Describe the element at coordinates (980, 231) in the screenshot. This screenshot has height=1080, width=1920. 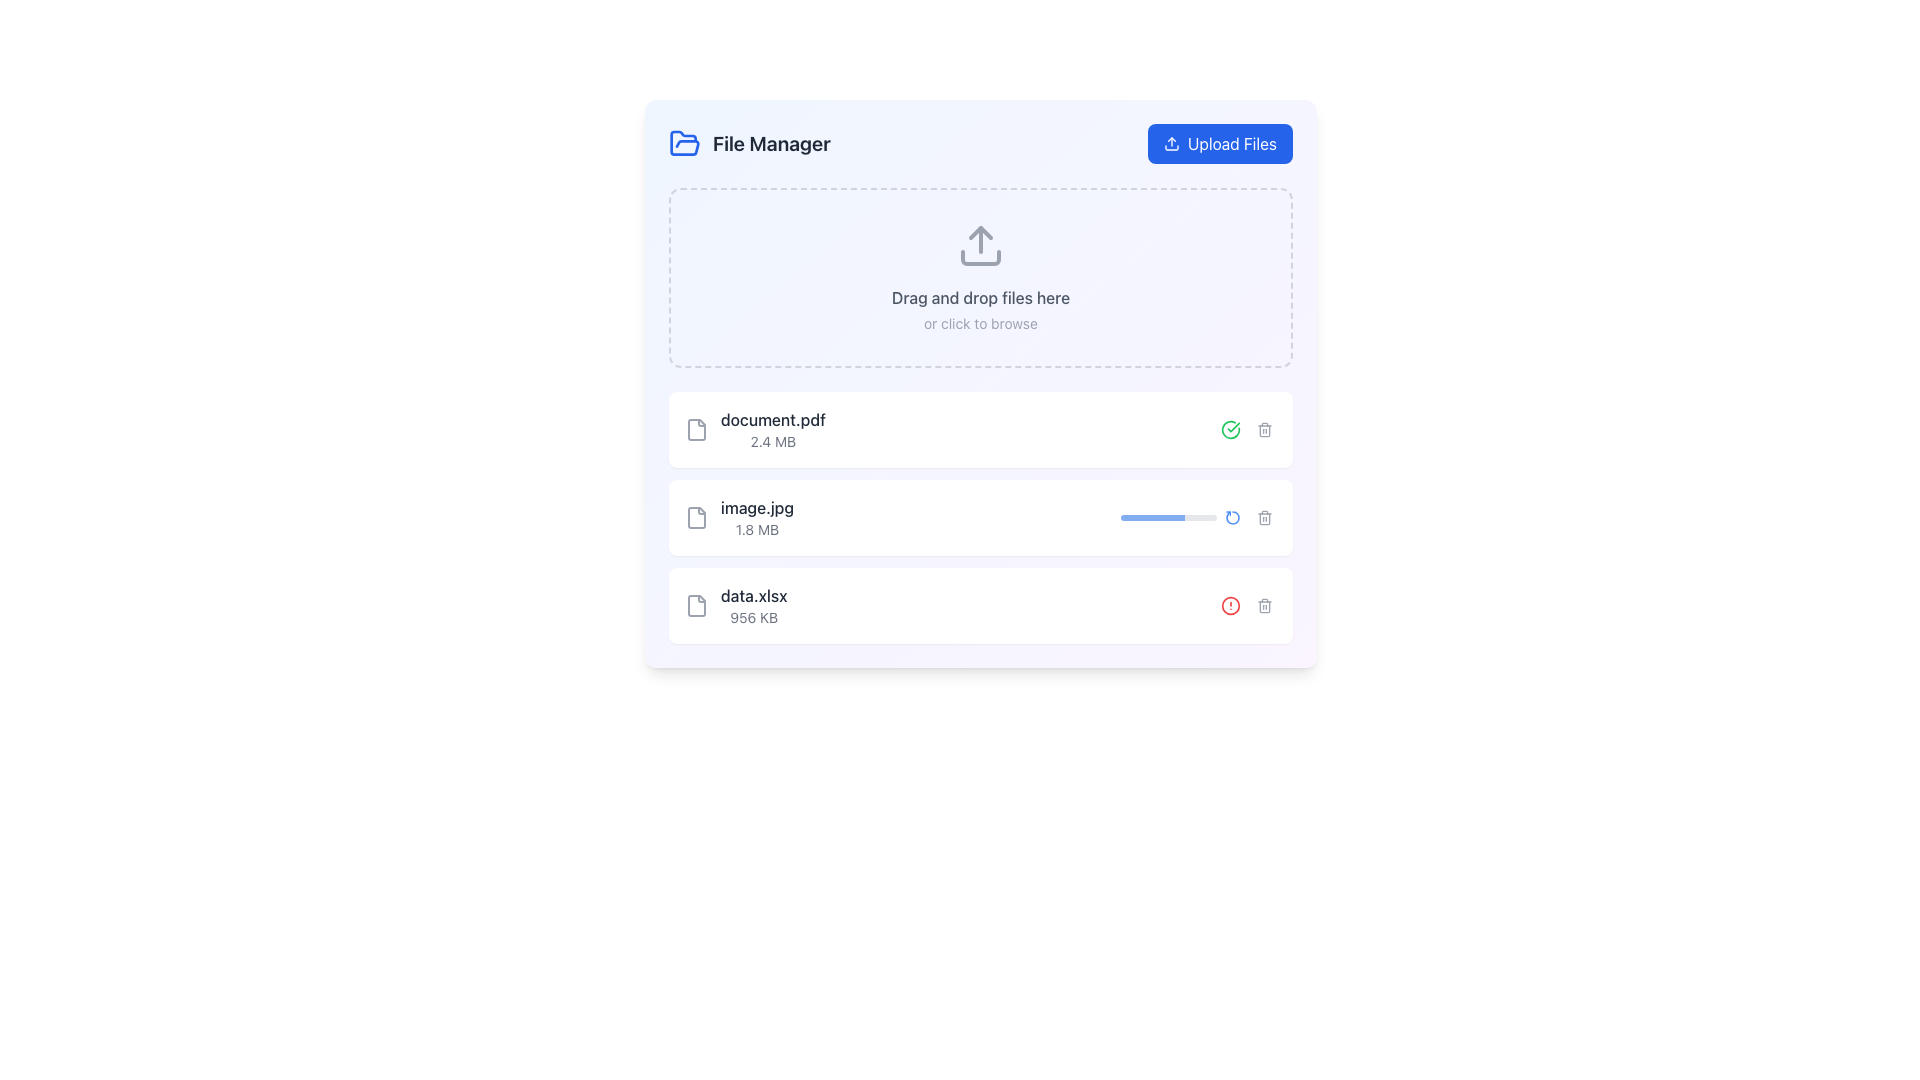
I see `the arrowhead of the graphical upload icon, which serves as a directional indication for the upload operation` at that location.